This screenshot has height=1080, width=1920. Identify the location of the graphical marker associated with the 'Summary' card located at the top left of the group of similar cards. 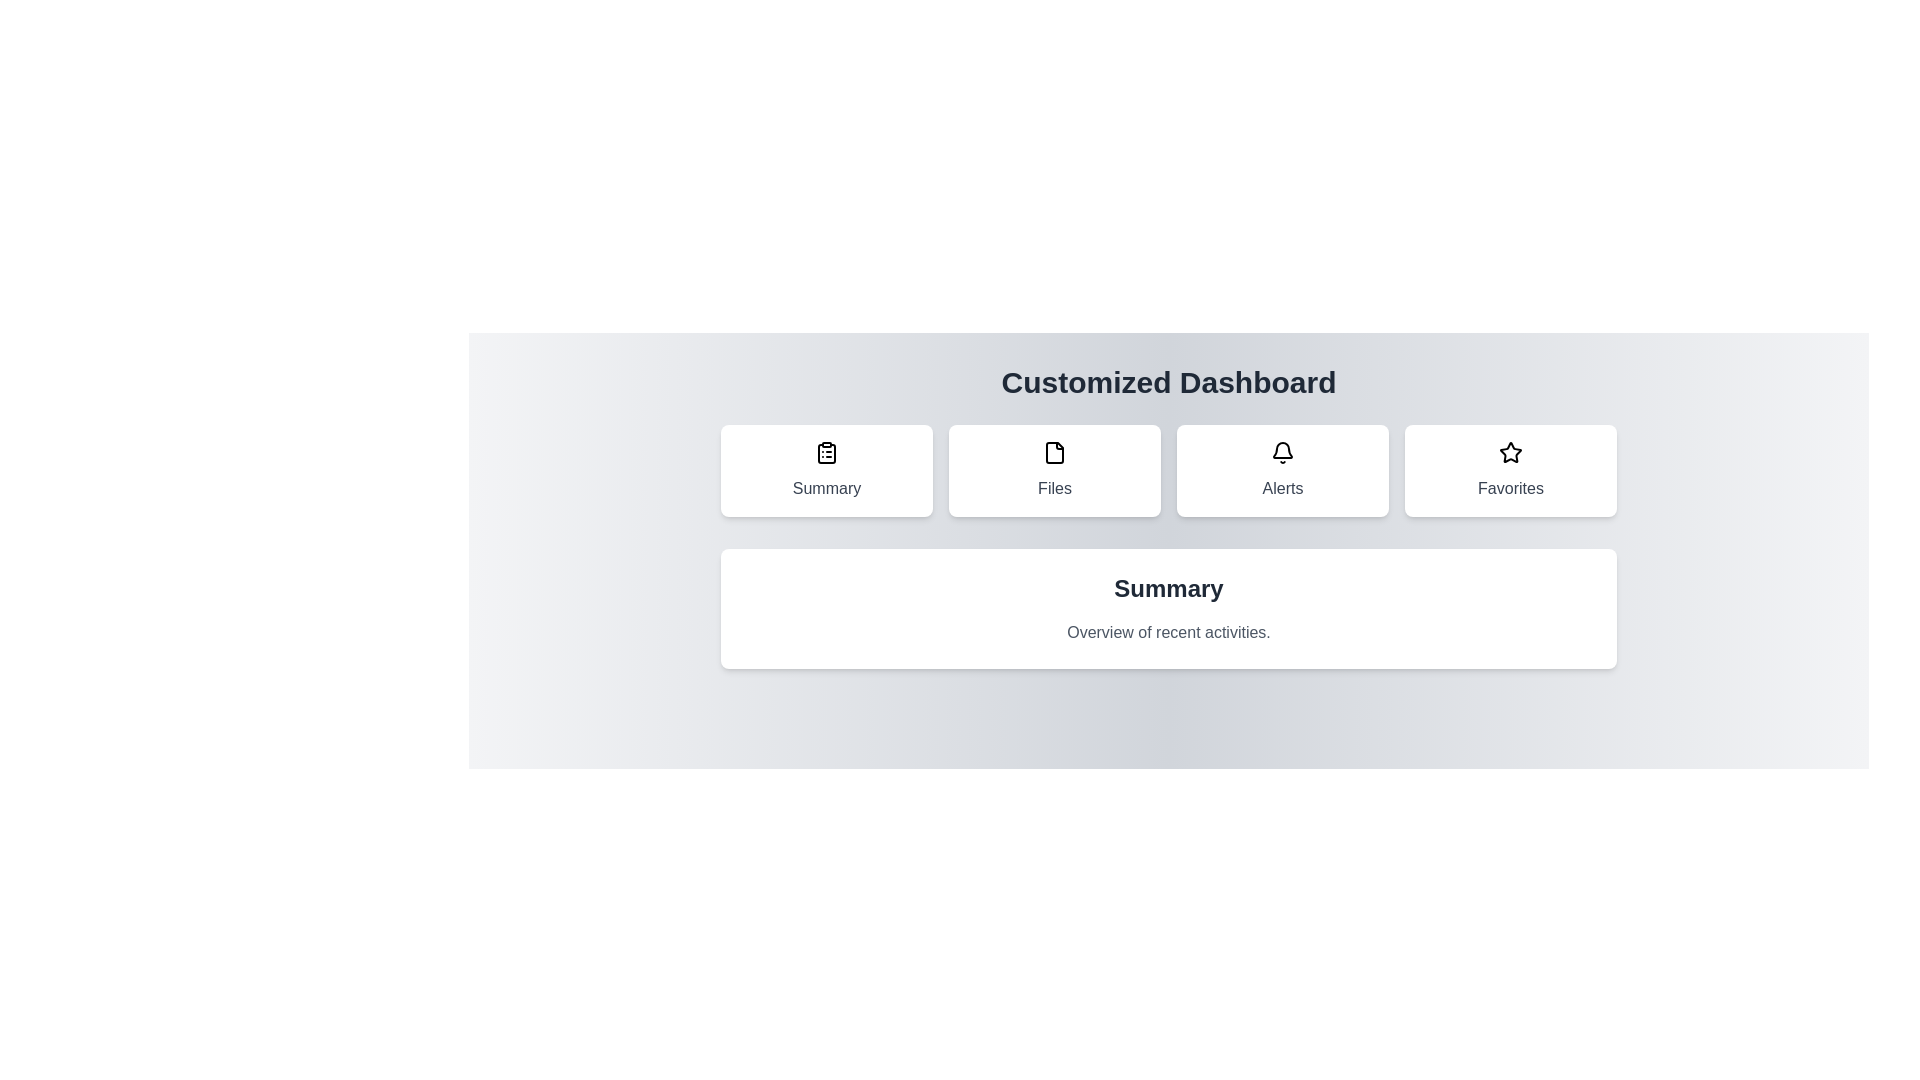
(826, 452).